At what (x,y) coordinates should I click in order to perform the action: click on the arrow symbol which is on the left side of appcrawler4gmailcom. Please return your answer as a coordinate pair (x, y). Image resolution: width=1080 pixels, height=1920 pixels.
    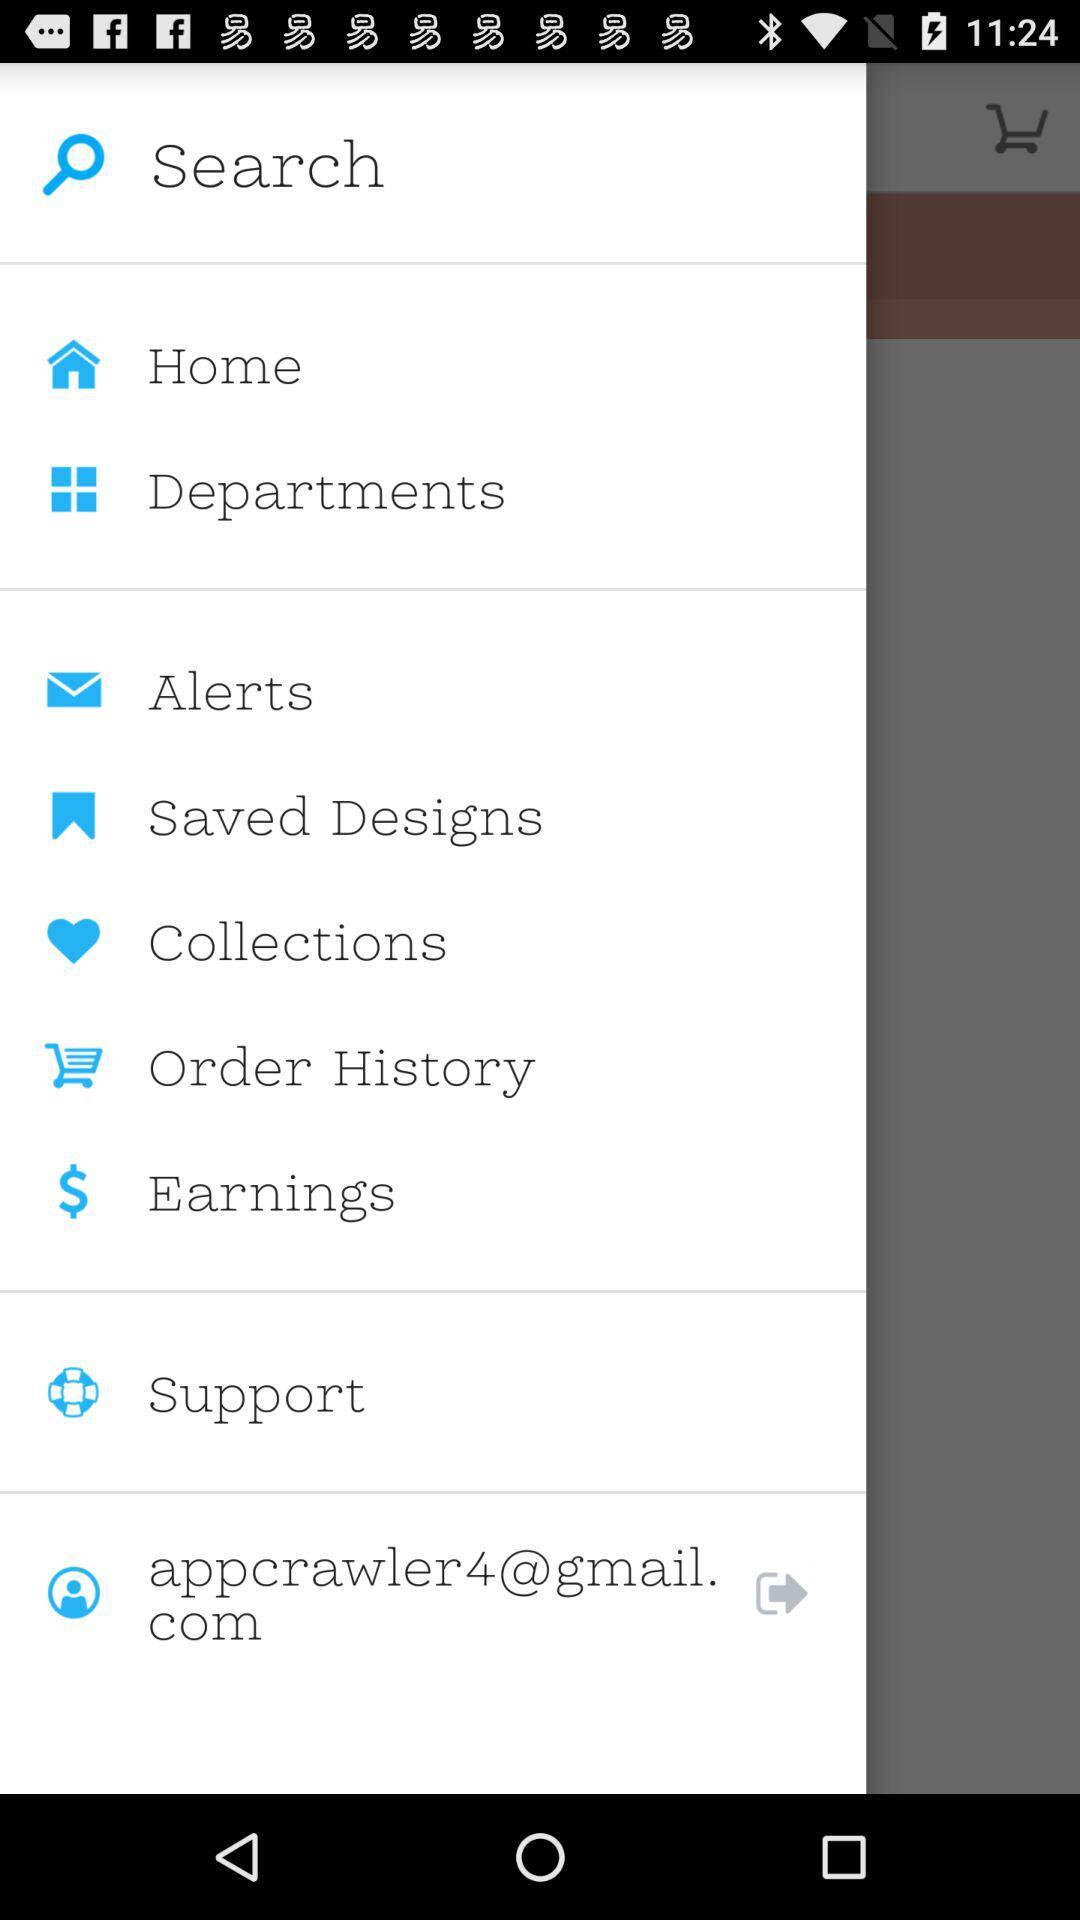
    Looking at the image, I should click on (801, 1592).